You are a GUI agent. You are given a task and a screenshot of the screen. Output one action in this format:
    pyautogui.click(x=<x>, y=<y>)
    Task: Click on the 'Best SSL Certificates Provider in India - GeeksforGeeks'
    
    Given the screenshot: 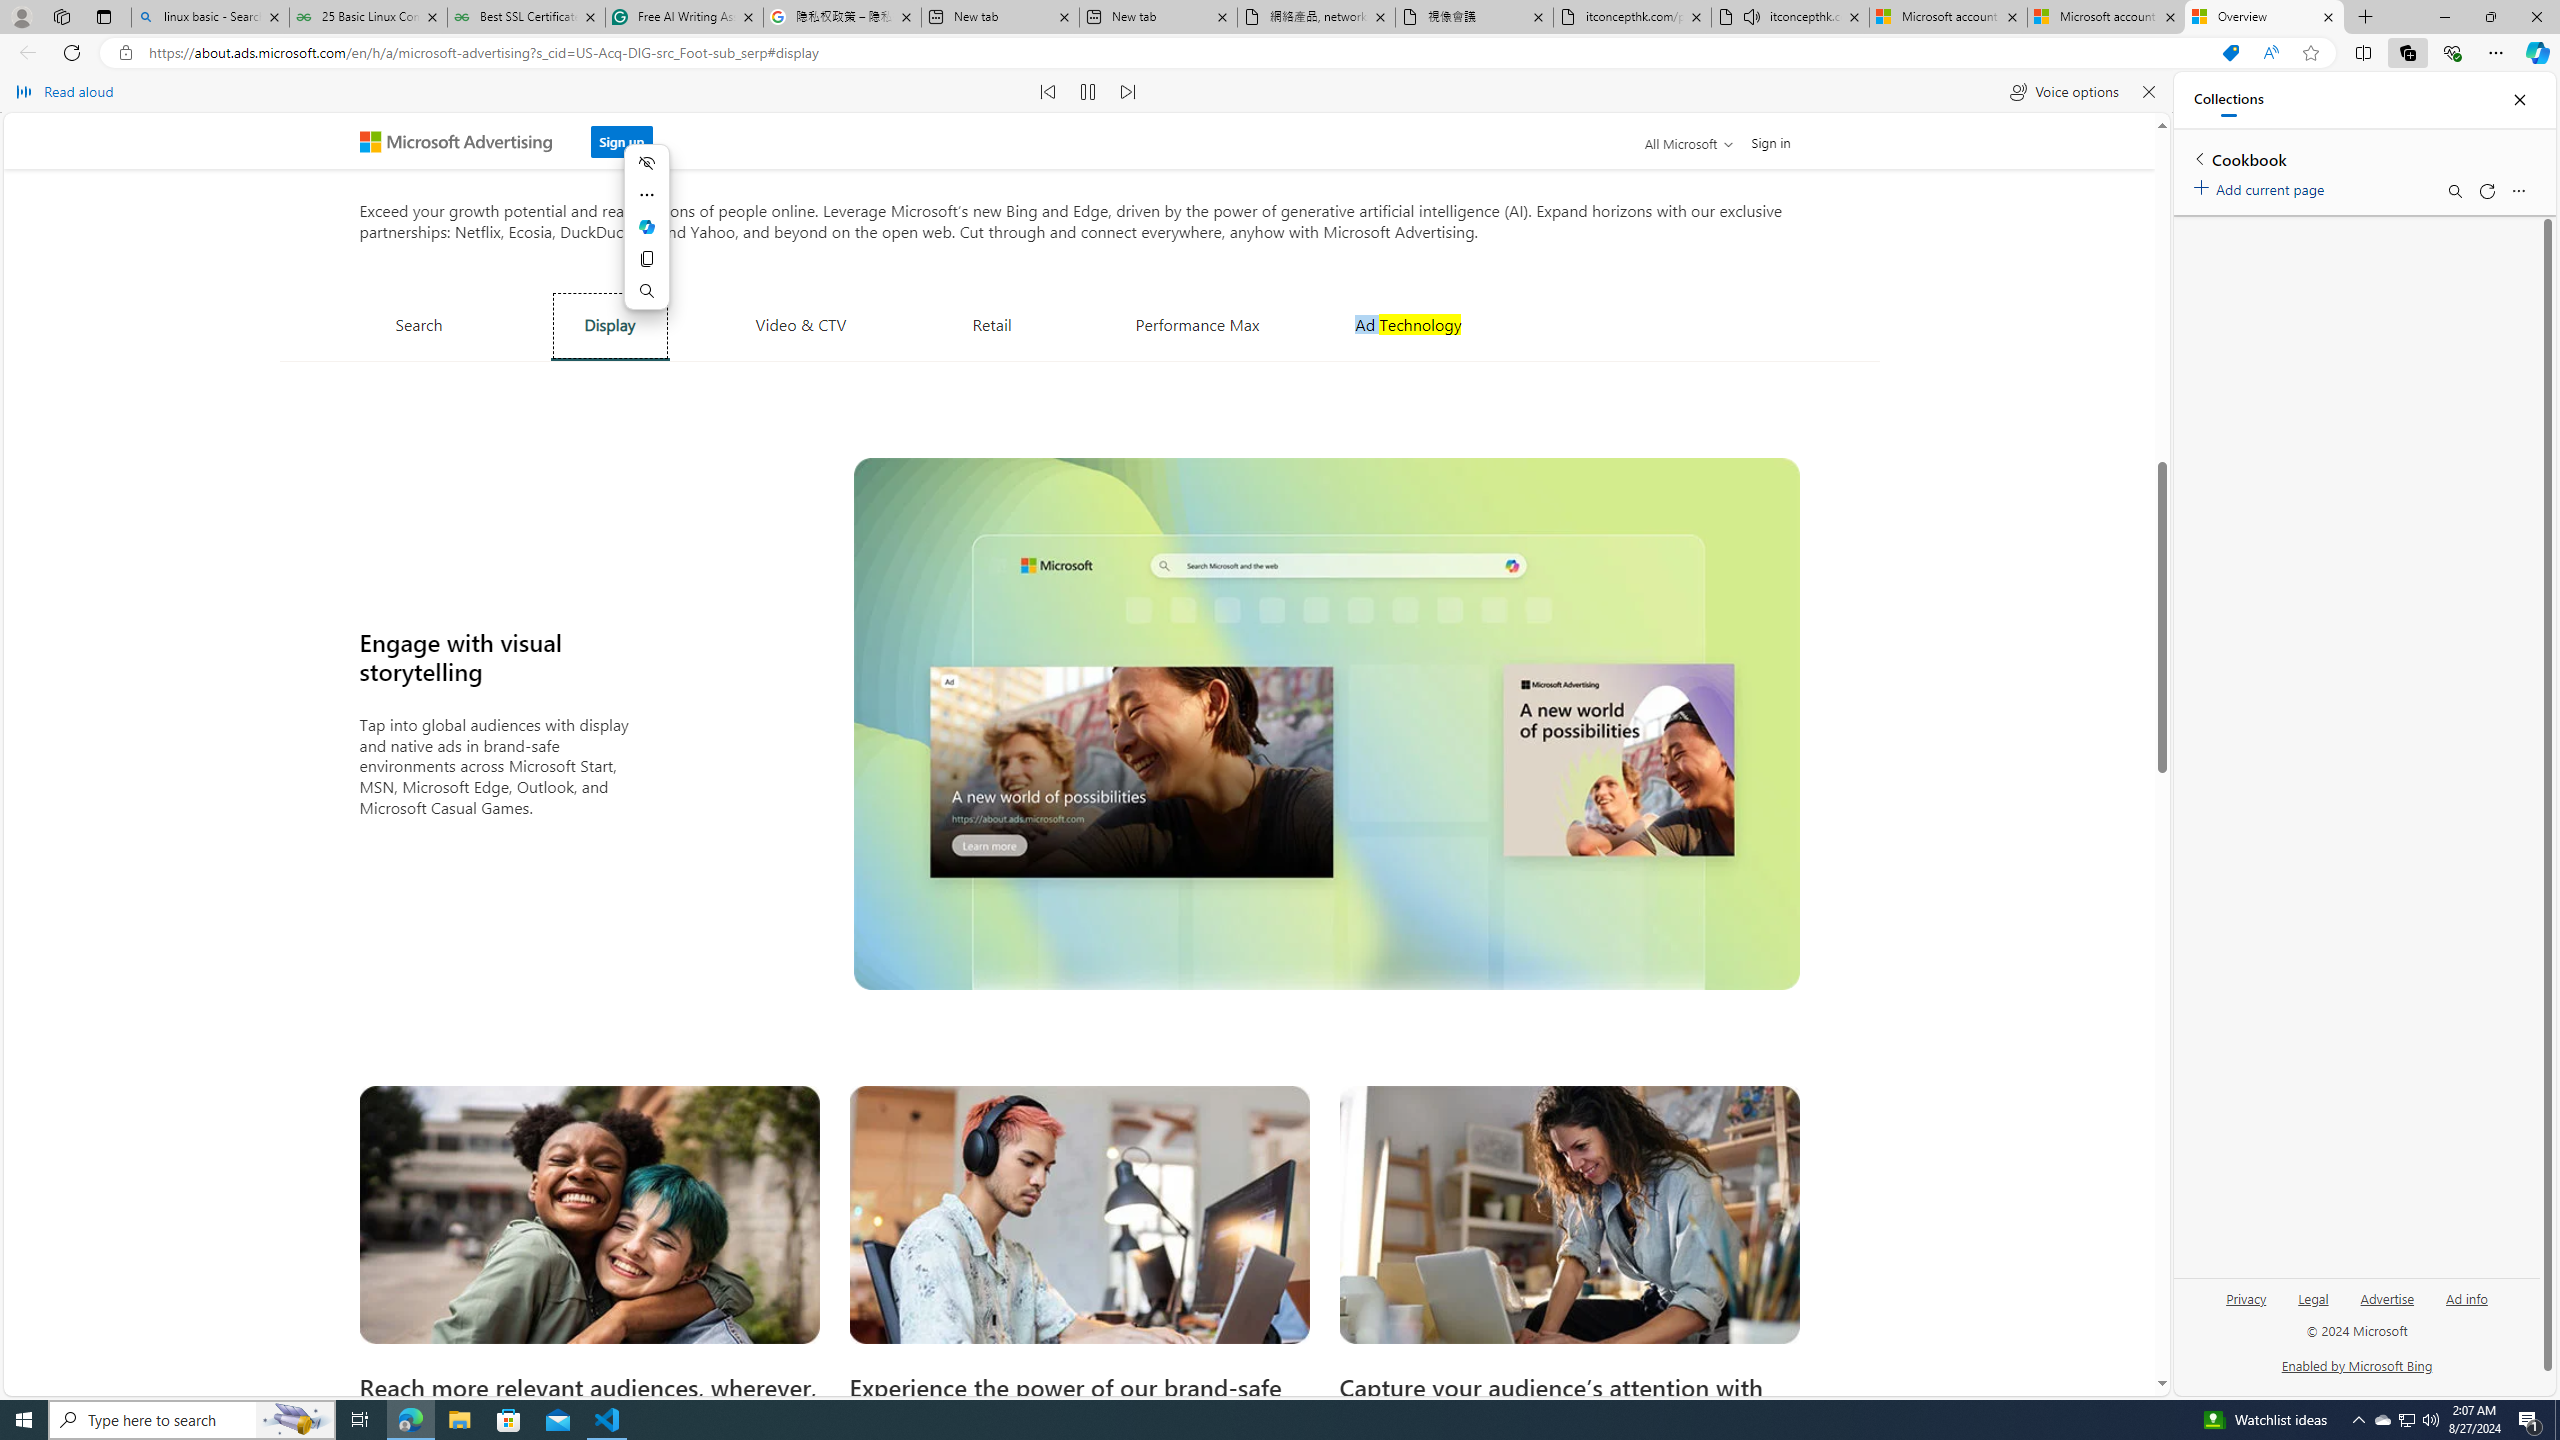 What is the action you would take?
    pyautogui.click(x=525, y=16)
    